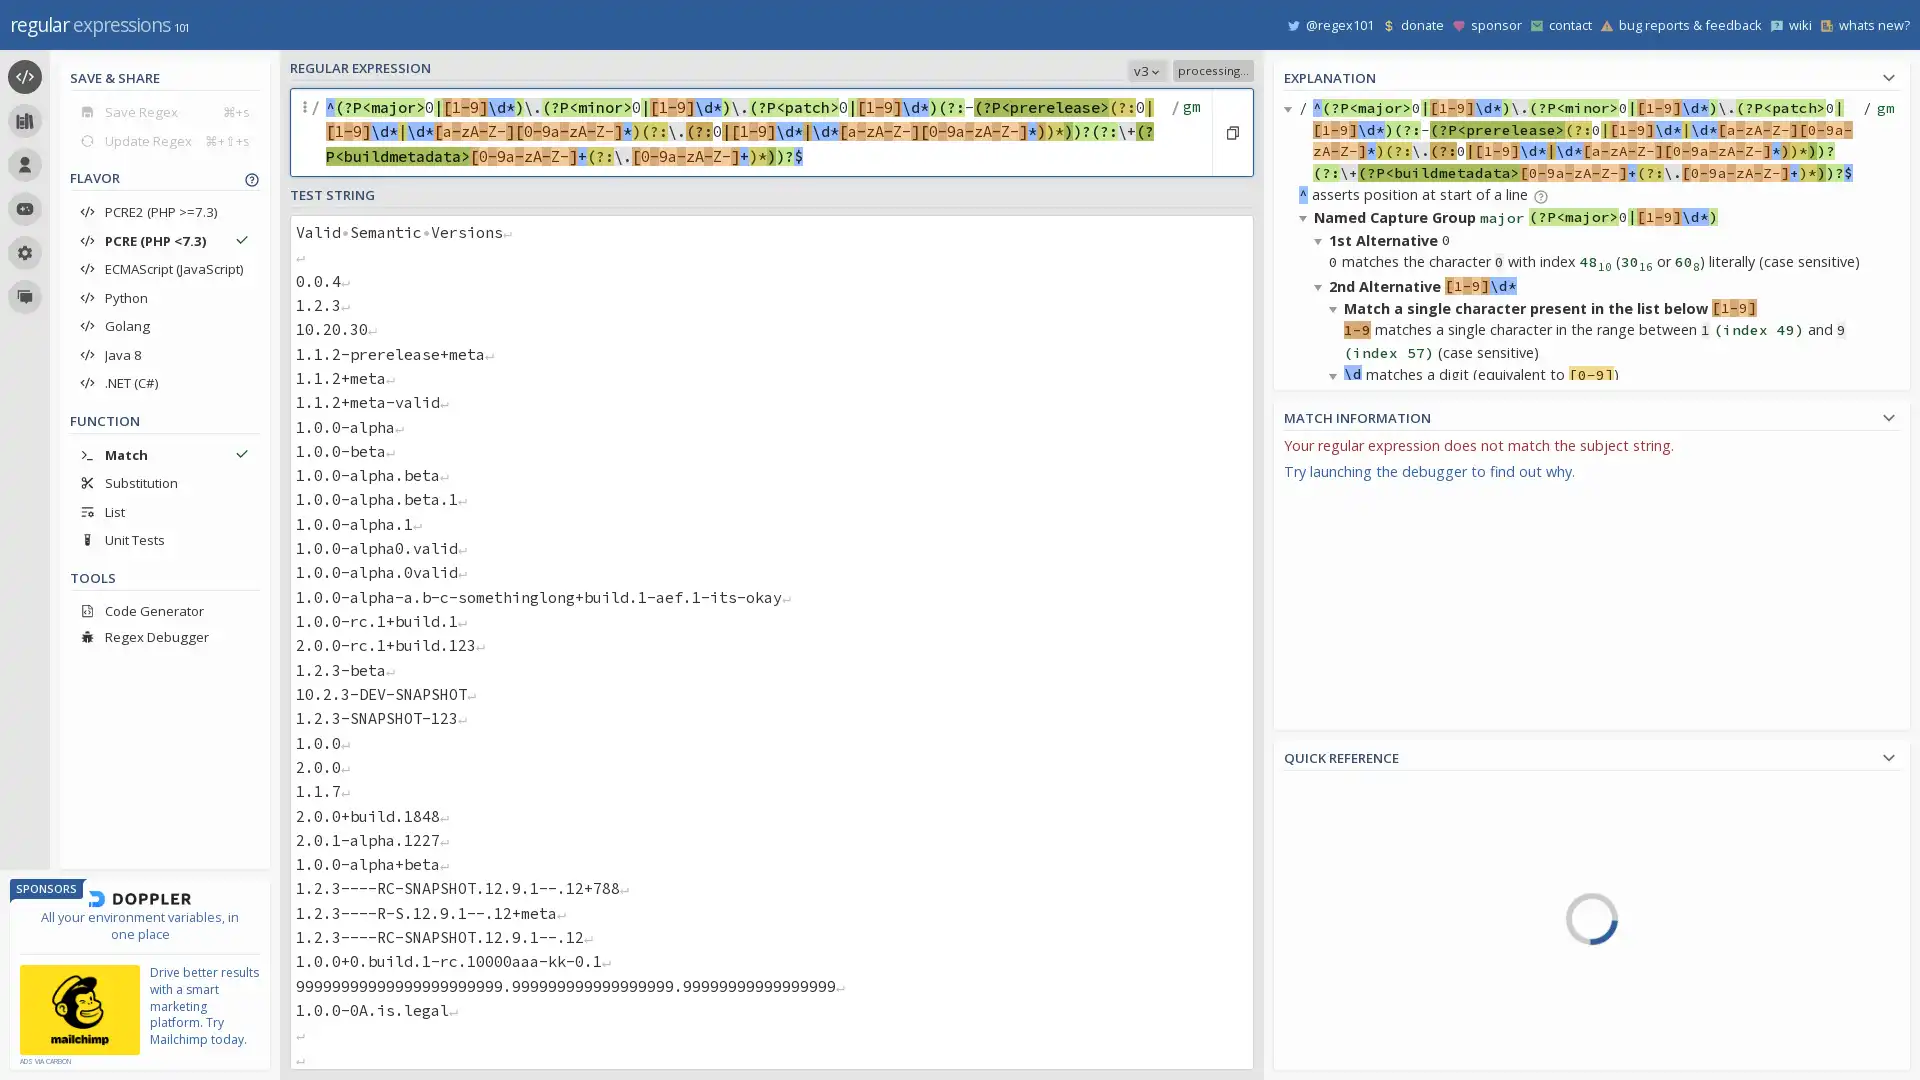 Image resolution: width=1920 pixels, height=1080 pixels. I want to click on Set Regex Options, so click(1189, 132).